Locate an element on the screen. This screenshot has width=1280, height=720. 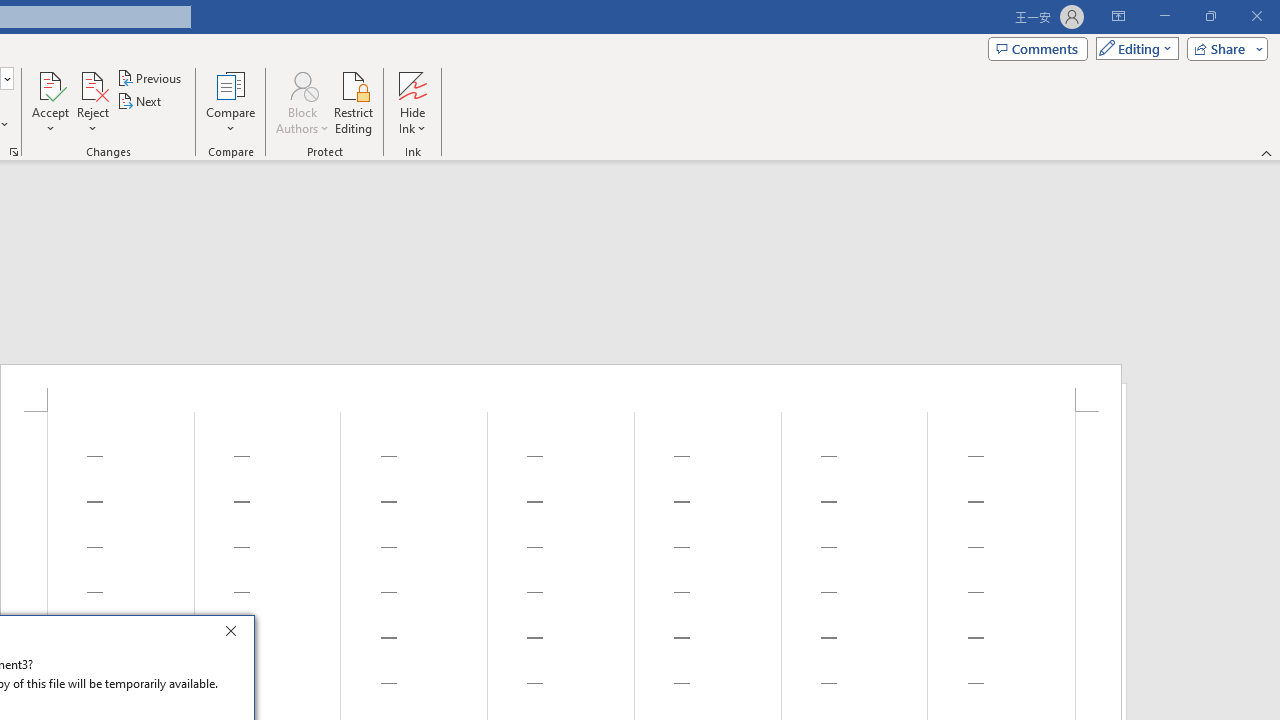
'Hide Ink' is located at coordinates (411, 103).